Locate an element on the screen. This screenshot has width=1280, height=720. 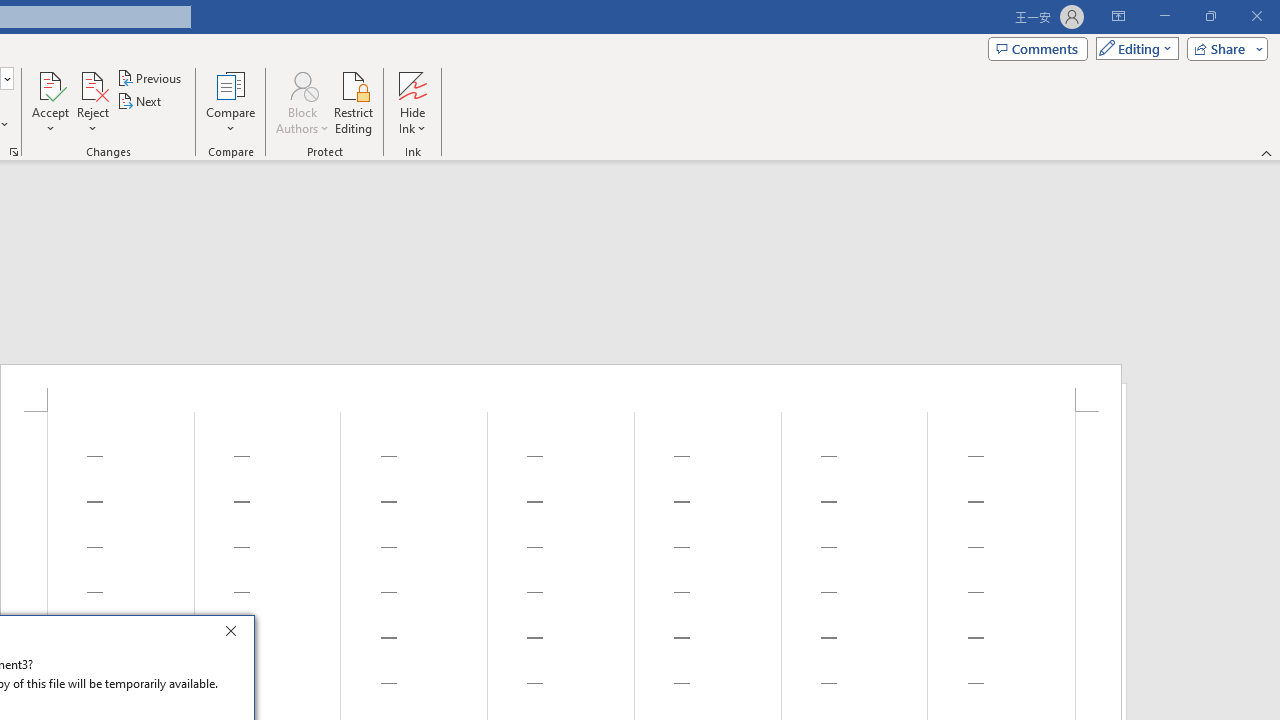
'Hide Ink' is located at coordinates (411, 103).